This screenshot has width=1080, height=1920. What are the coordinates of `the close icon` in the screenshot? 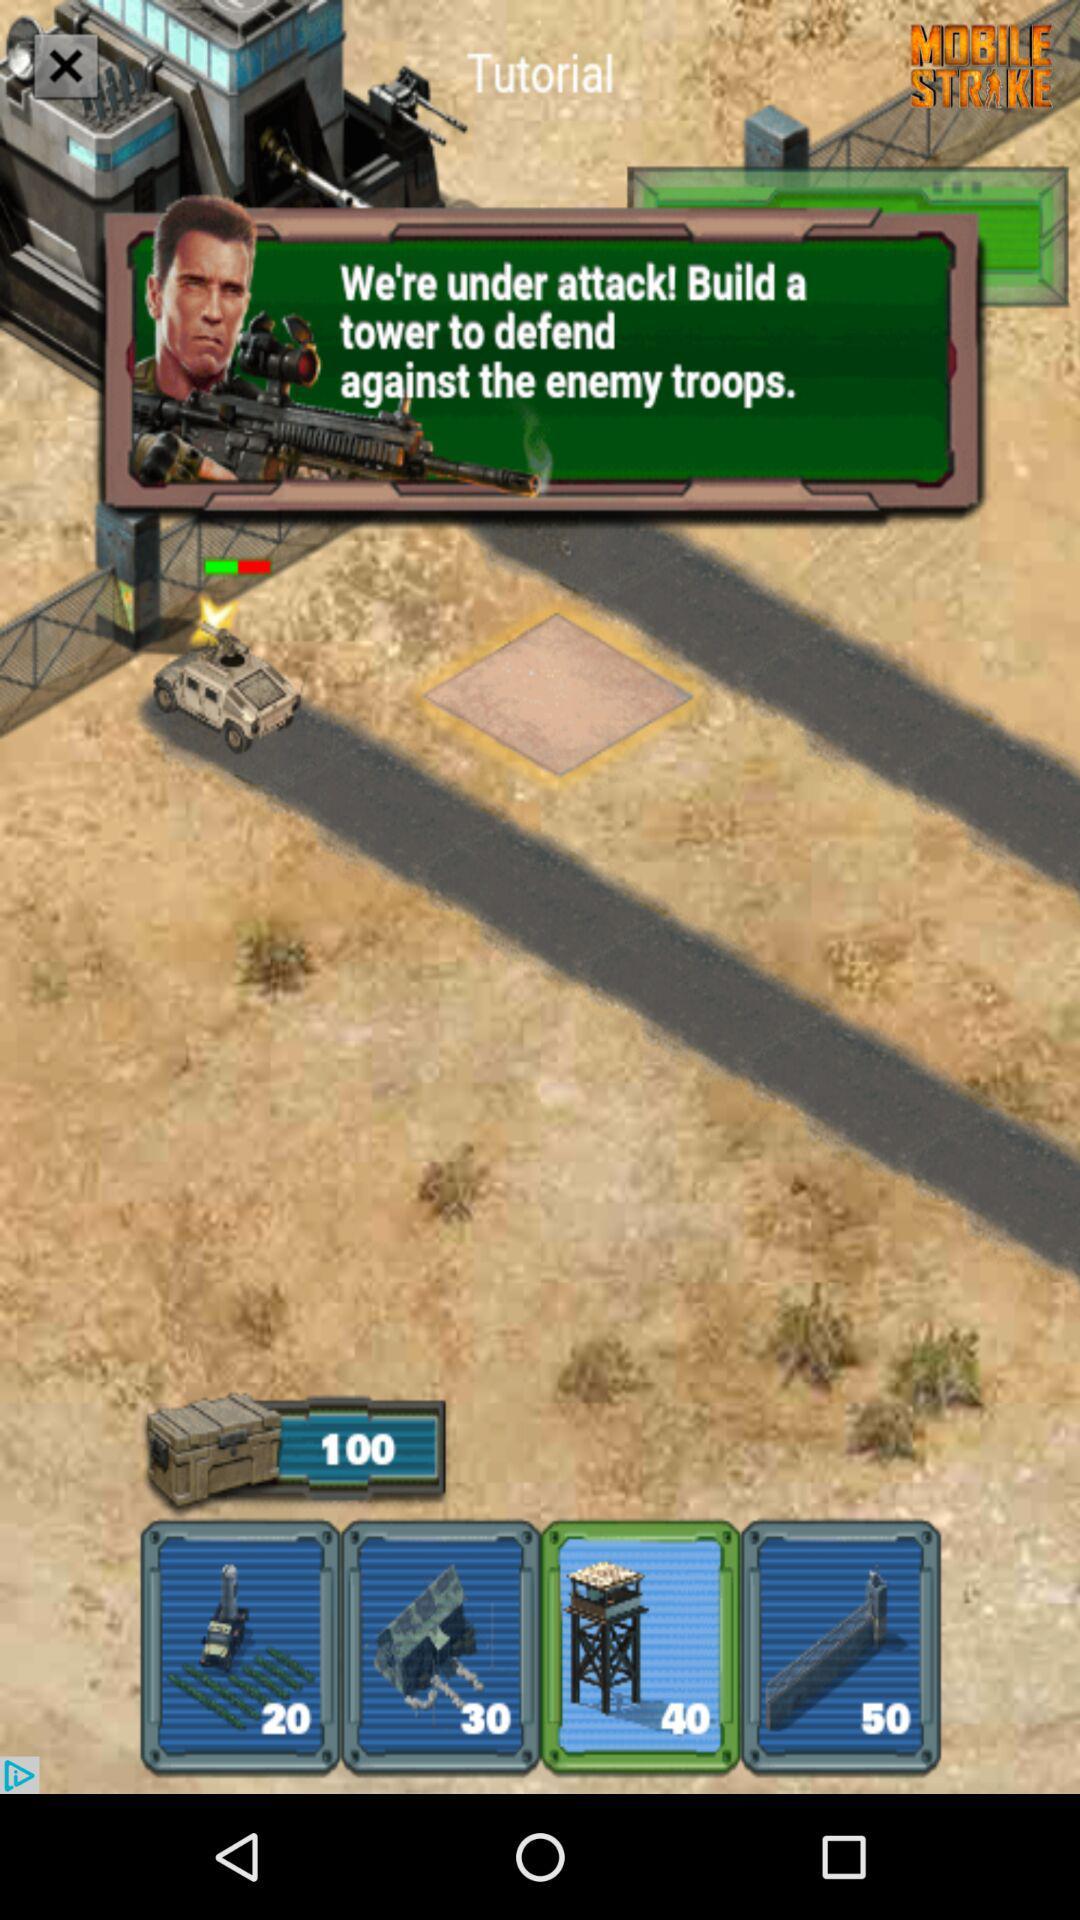 It's located at (64, 70).